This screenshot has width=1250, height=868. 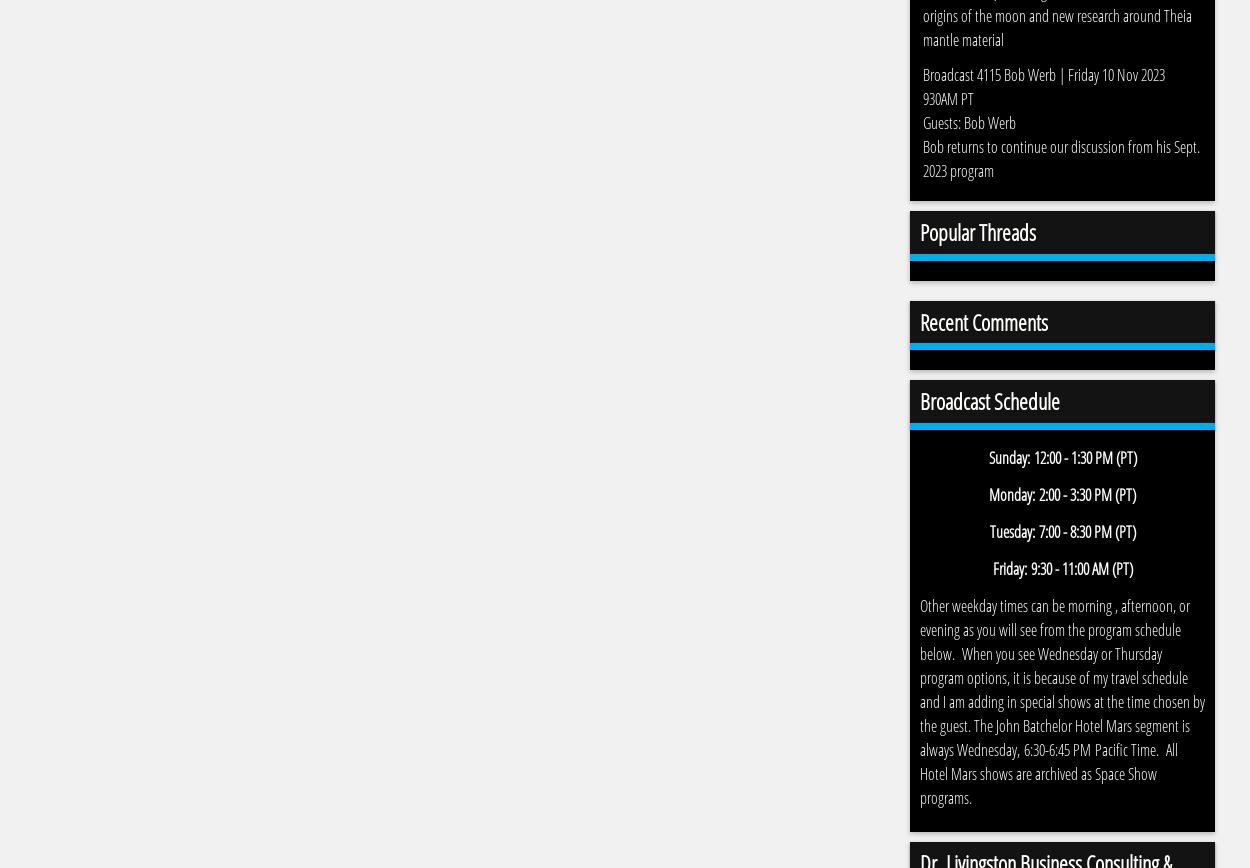 I want to click on 'Other weekday times can be morning , afternoon, or evening as you will see from the program schedule below.  When you see Wednesday or Thursday program options, it is because of my travel schedule and I am adding in special shows at the time chosen by the guest. The John Batchelor Hotel Mars segment is always Wednesday, 6:30-6:45 PM Pacific Time.  All Hotel Mars shows are archived as Space Show programs.', so click(x=1062, y=700).